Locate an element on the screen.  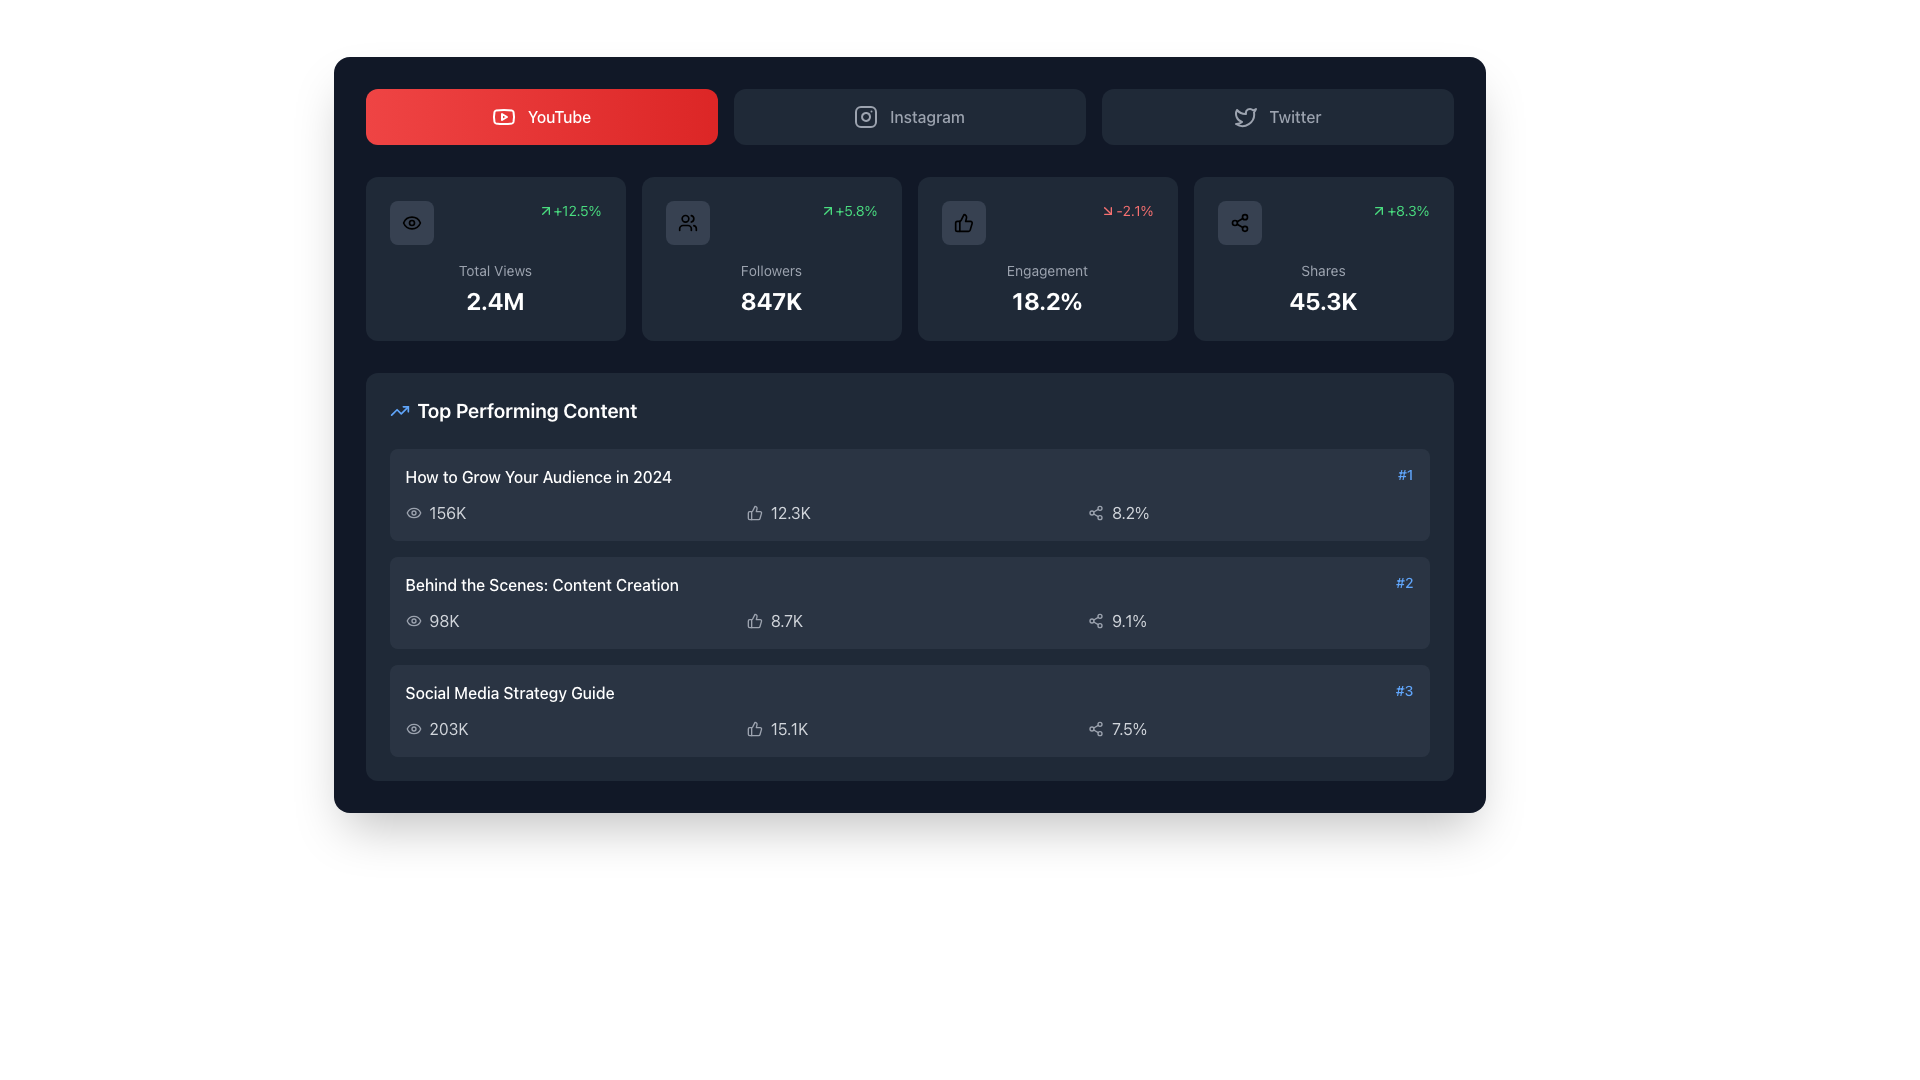
the second item in the grid layout within the card titled 'Behind the Scenes: Content Creation', which visually represents numerical metrics between '98K' and '9.1%' in the 'Top Performing Content' section is located at coordinates (908, 620).